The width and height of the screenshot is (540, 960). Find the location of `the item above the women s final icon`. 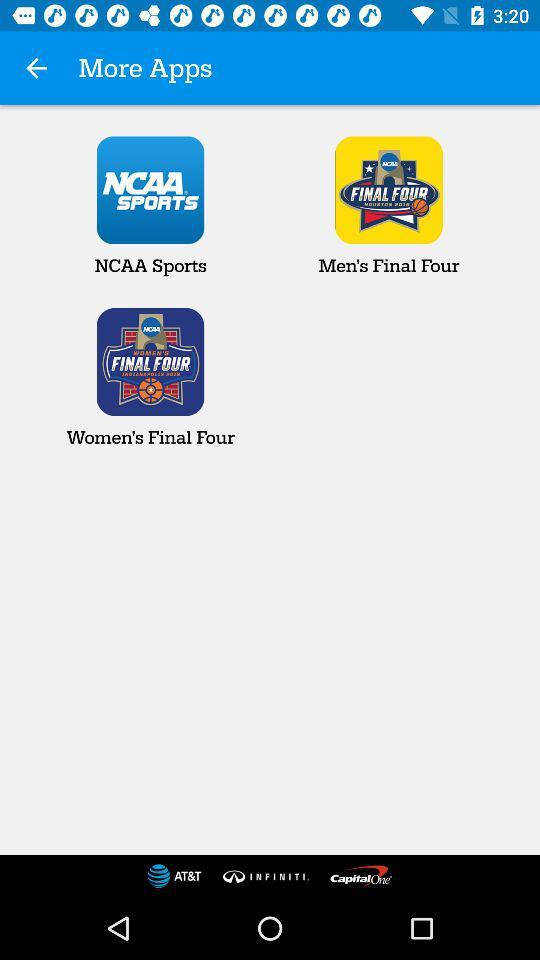

the item above the women s final icon is located at coordinates (149, 206).